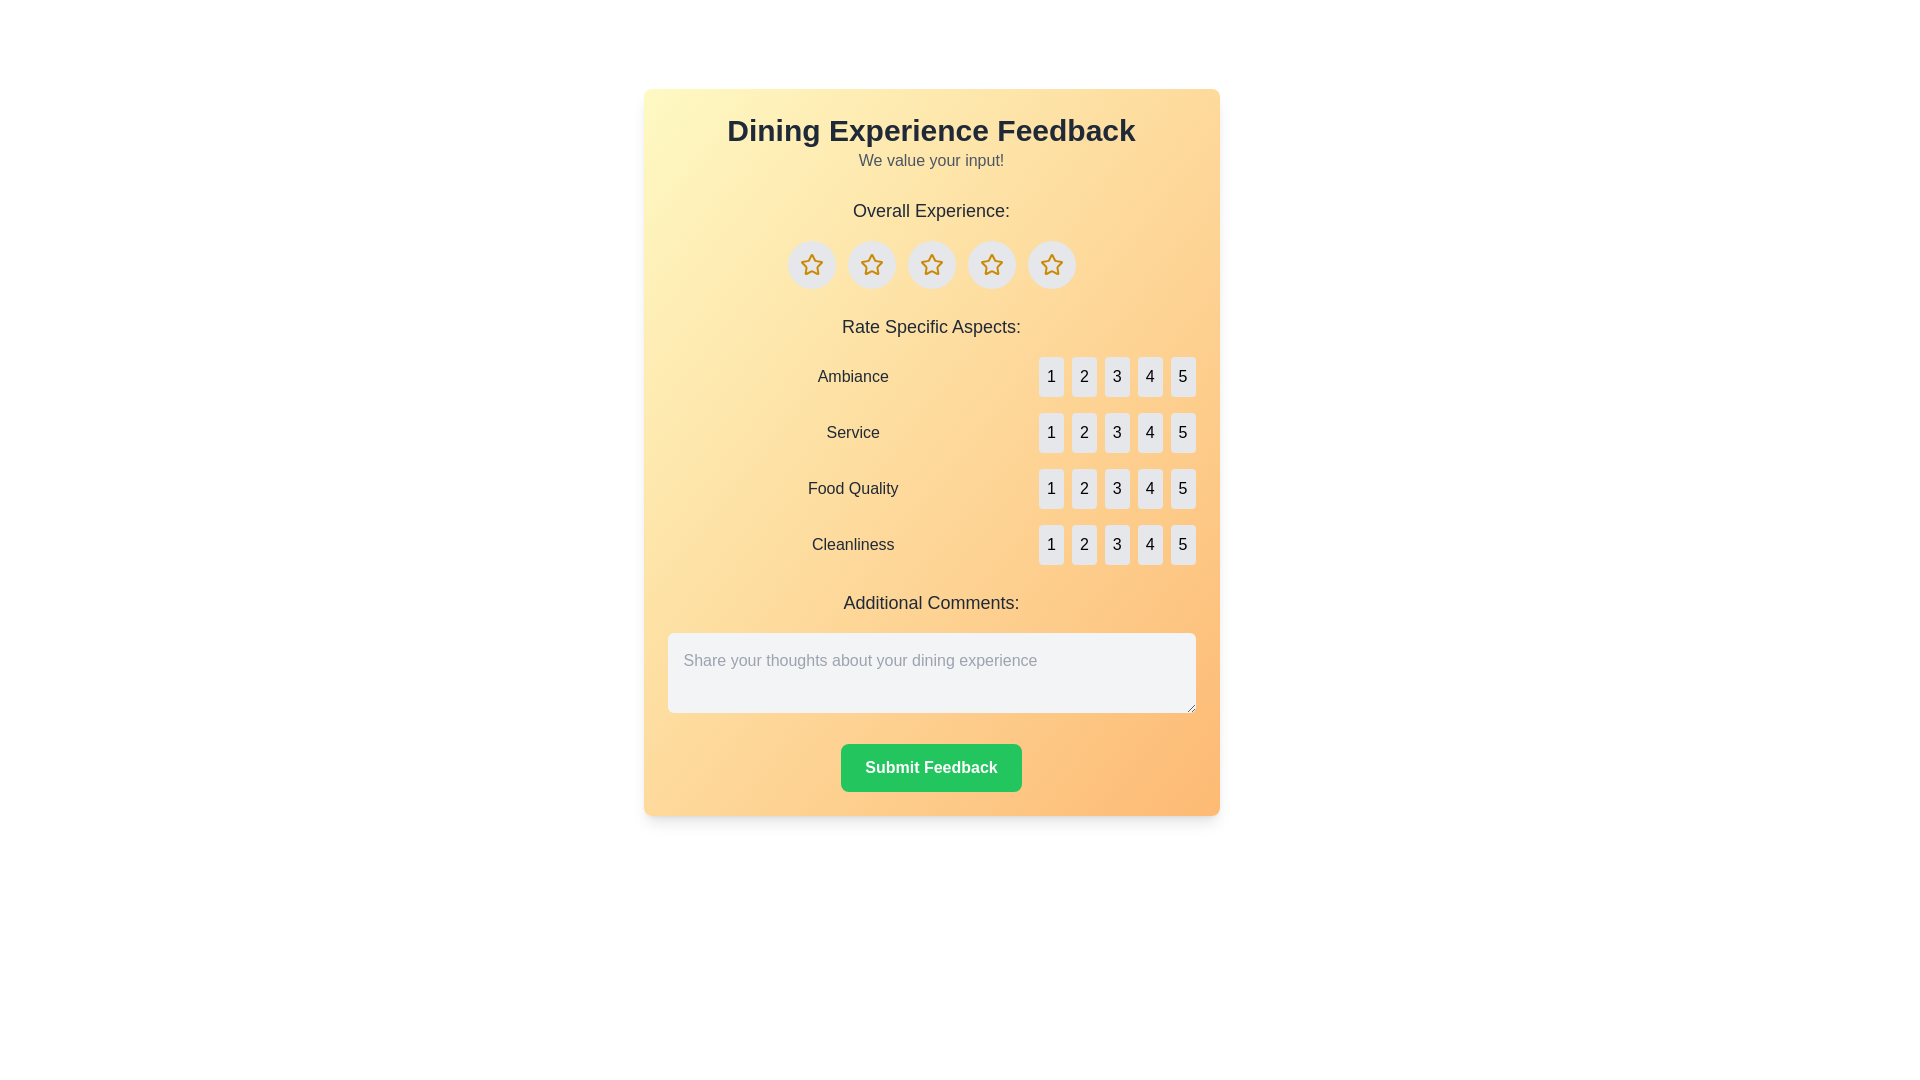  What do you see at coordinates (991, 264) in the screenshot?
I see `the fifth circular rating button with a gray background and a yellow star icon` at bounding box center [991, 264].